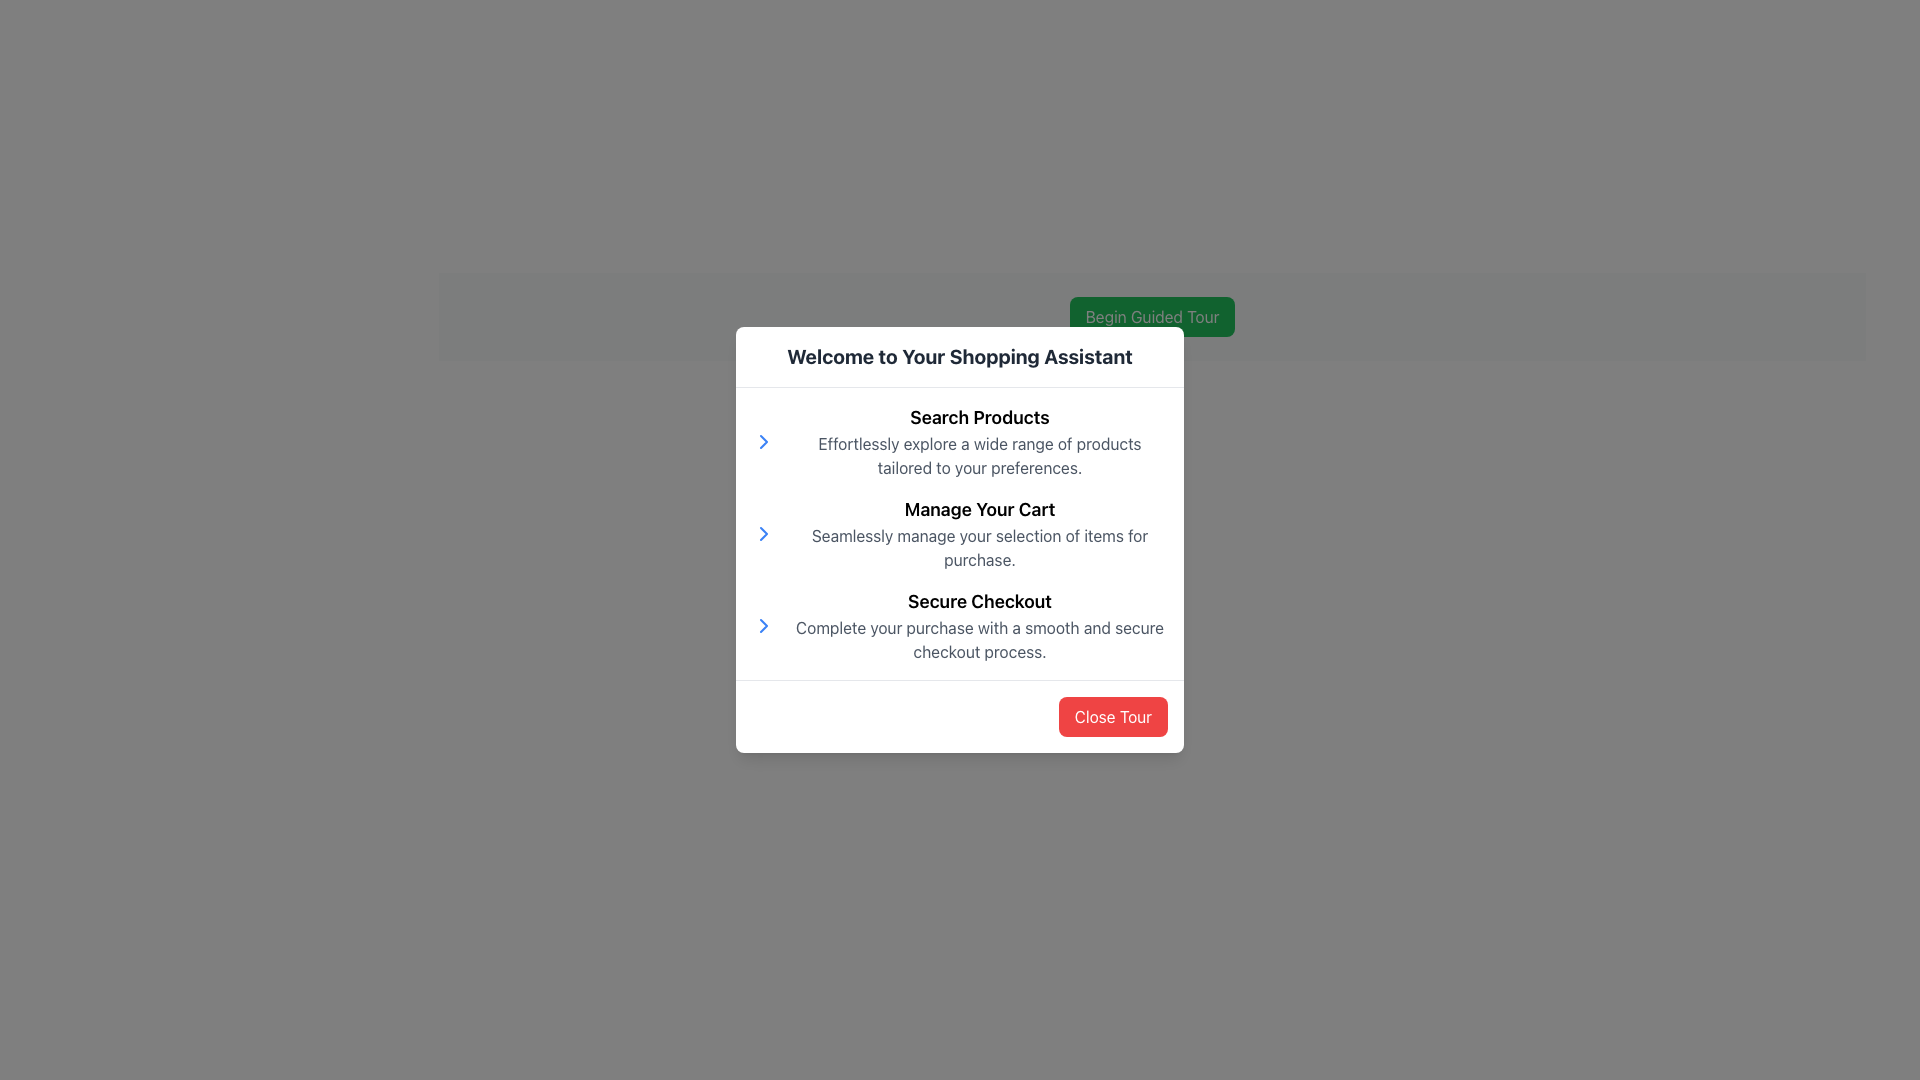 This screenshot has width=1920, height=1080. I want to click on the 'Manage Your Cart' icon, which is visually indicative of navigation or action related to cart management, located horizontally adjacent to its title text, so click(762, 532).